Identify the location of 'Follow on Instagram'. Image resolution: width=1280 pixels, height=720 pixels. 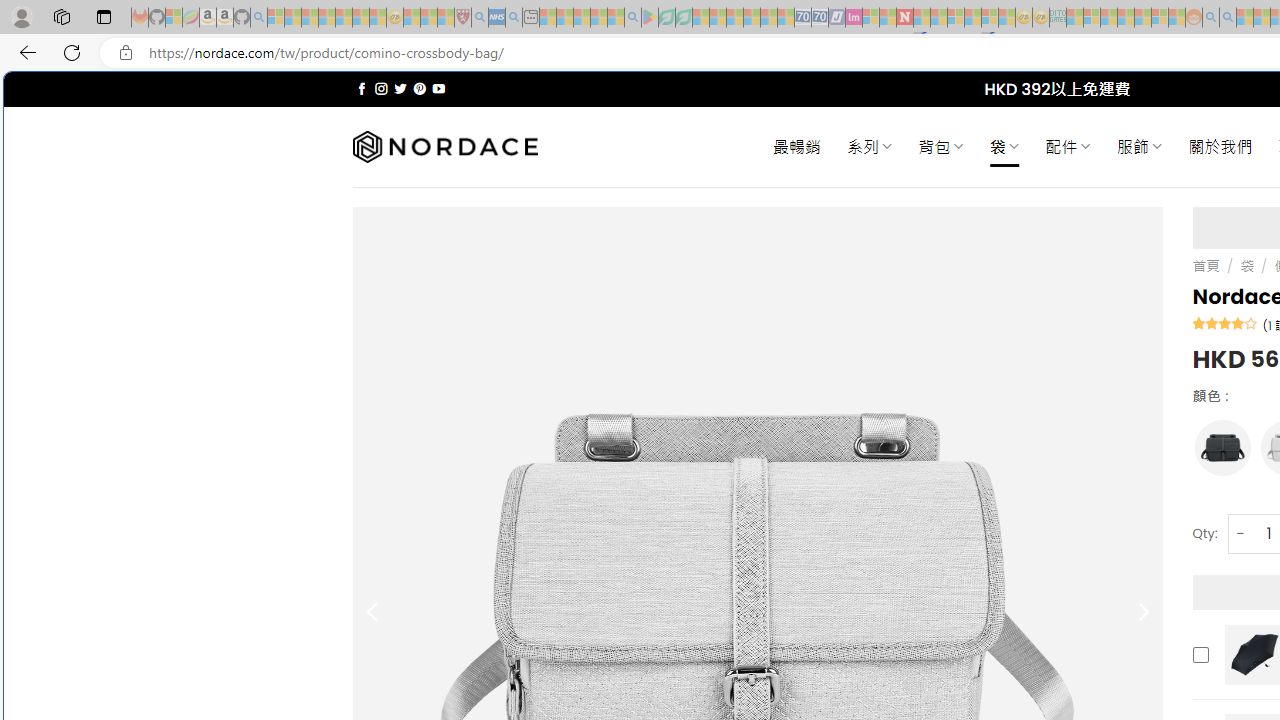
(381, 88).